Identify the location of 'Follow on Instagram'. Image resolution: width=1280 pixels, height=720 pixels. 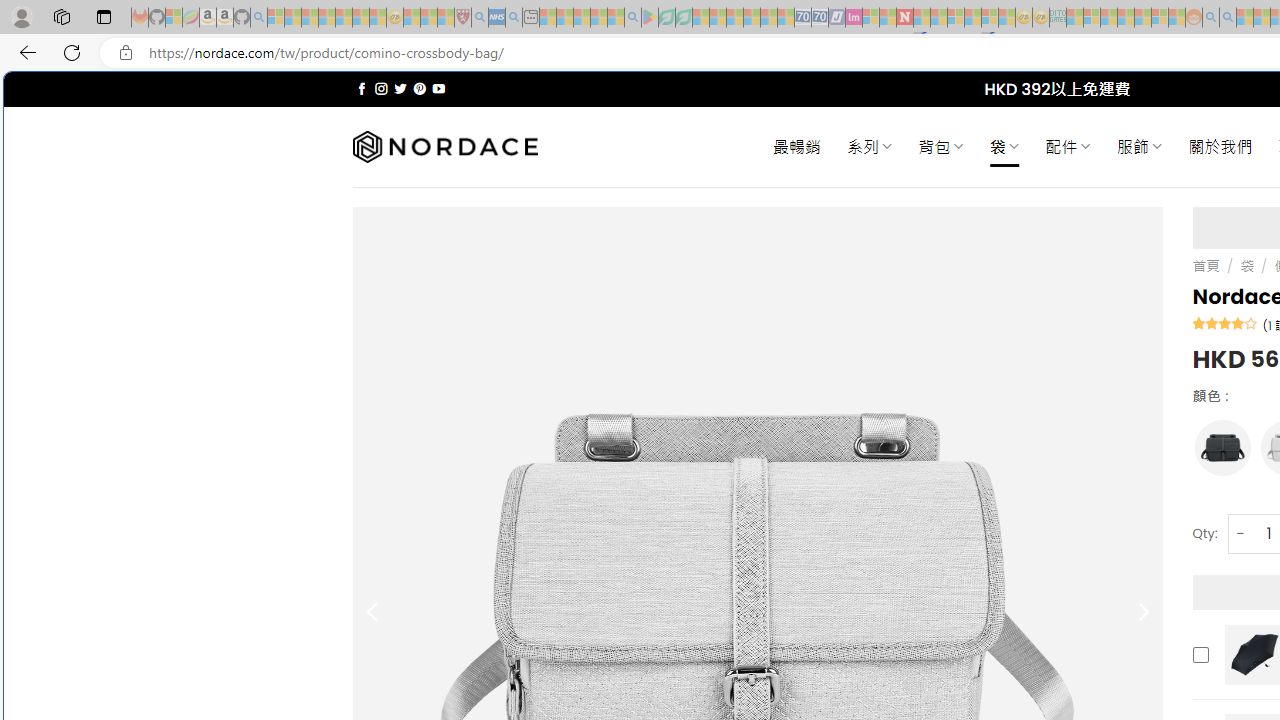
(381, 88).